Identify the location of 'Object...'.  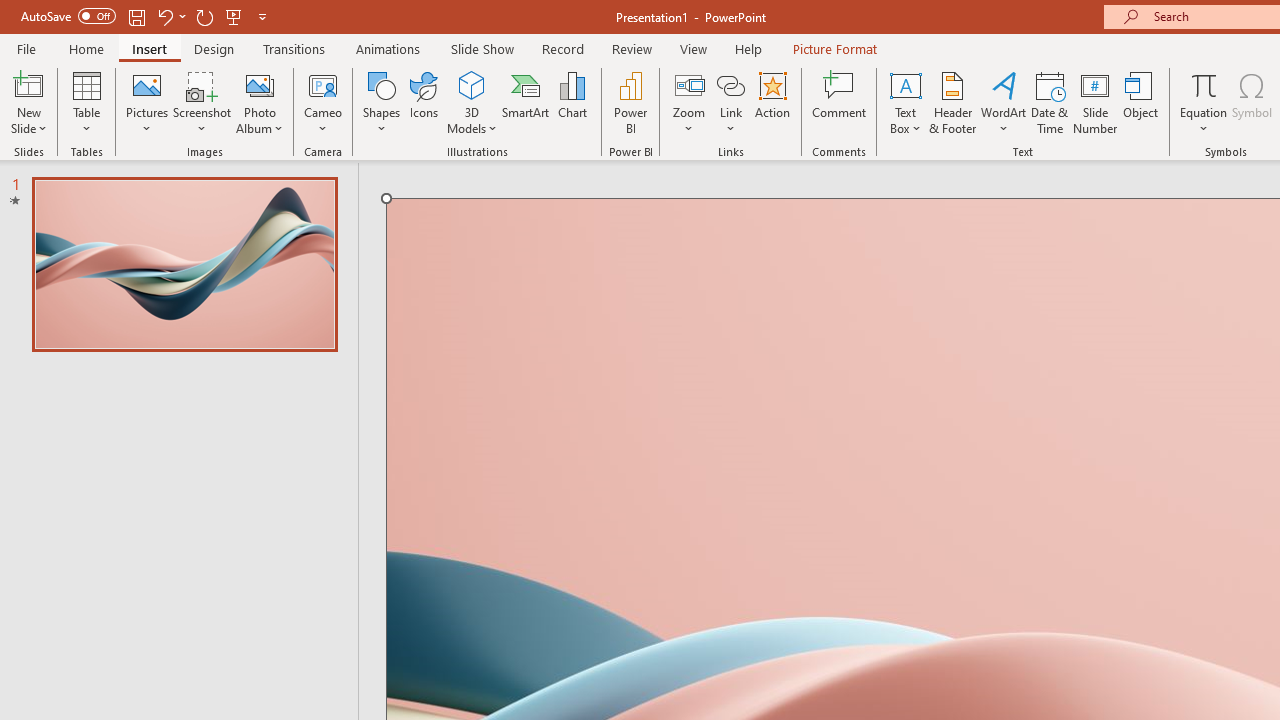
(1141, 103).